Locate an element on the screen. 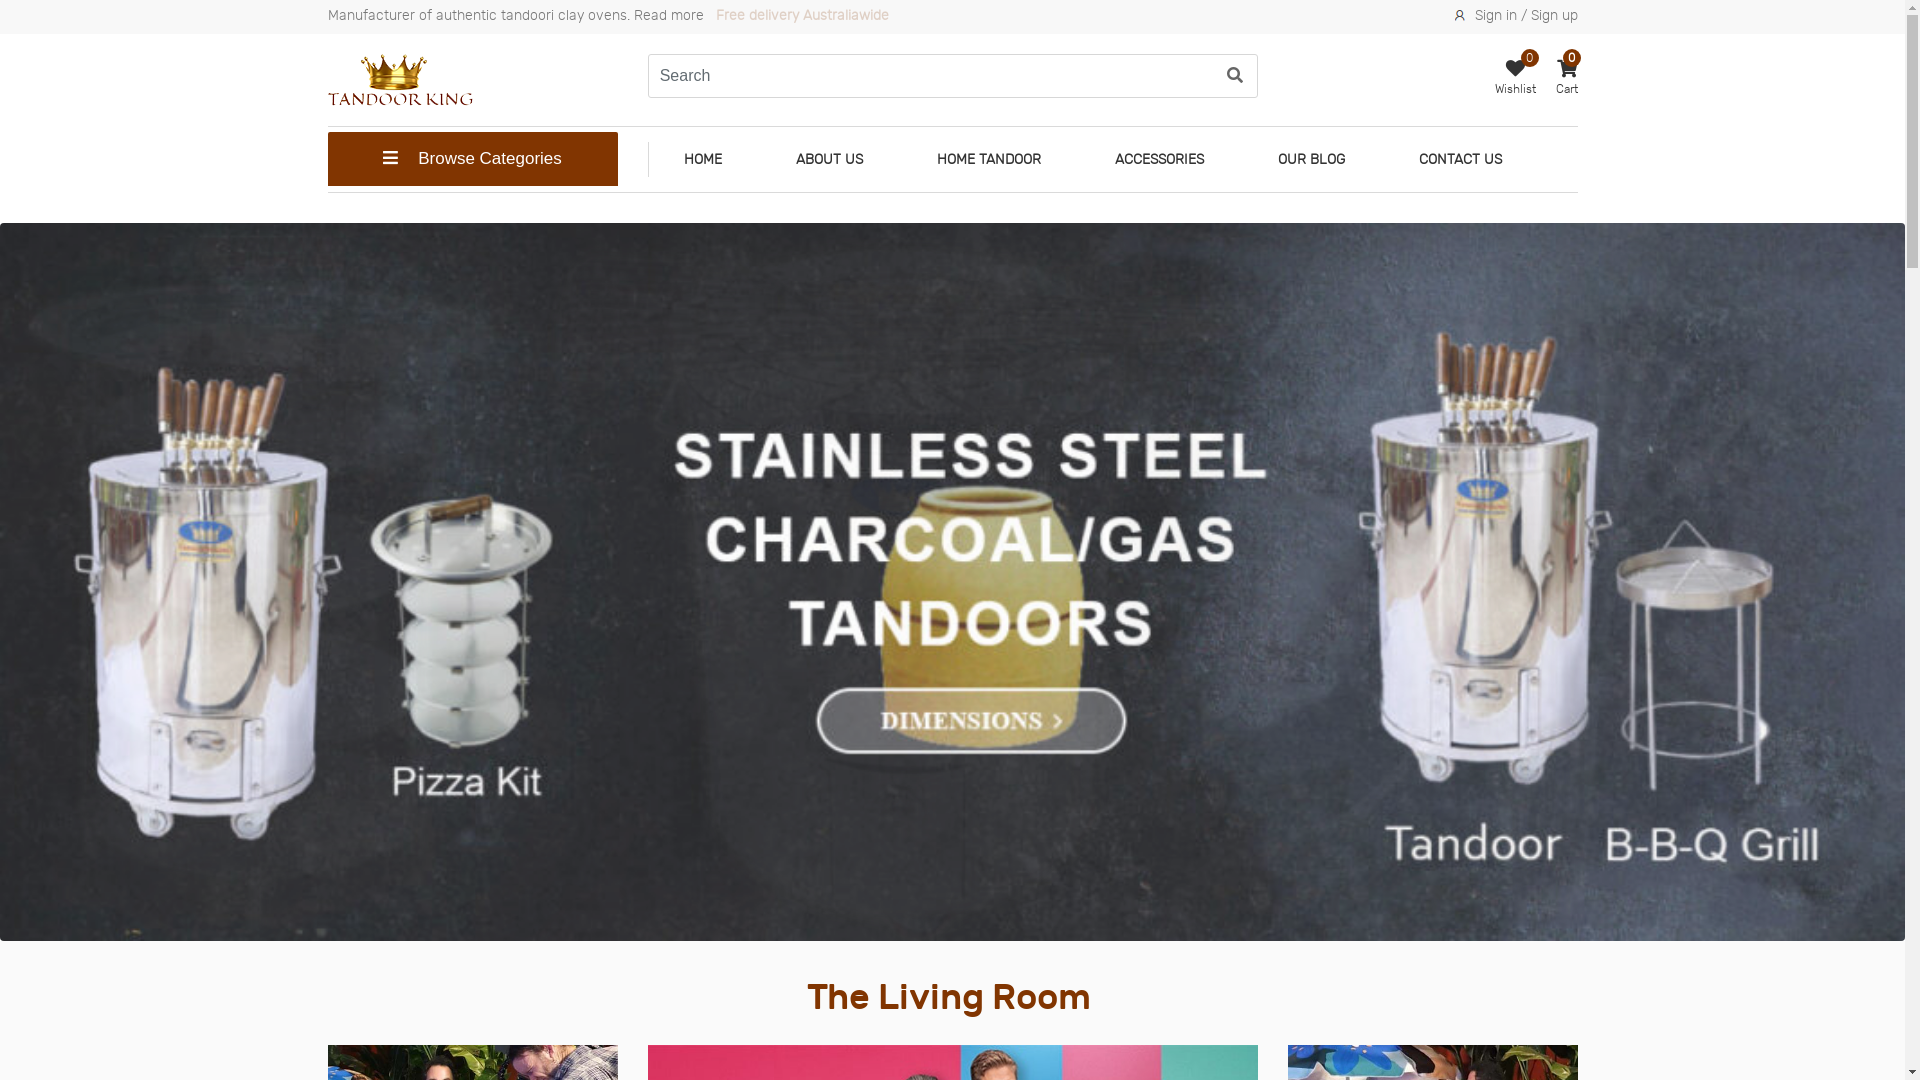  'HOME TANDOOR' is located at coordinates (988, 158).